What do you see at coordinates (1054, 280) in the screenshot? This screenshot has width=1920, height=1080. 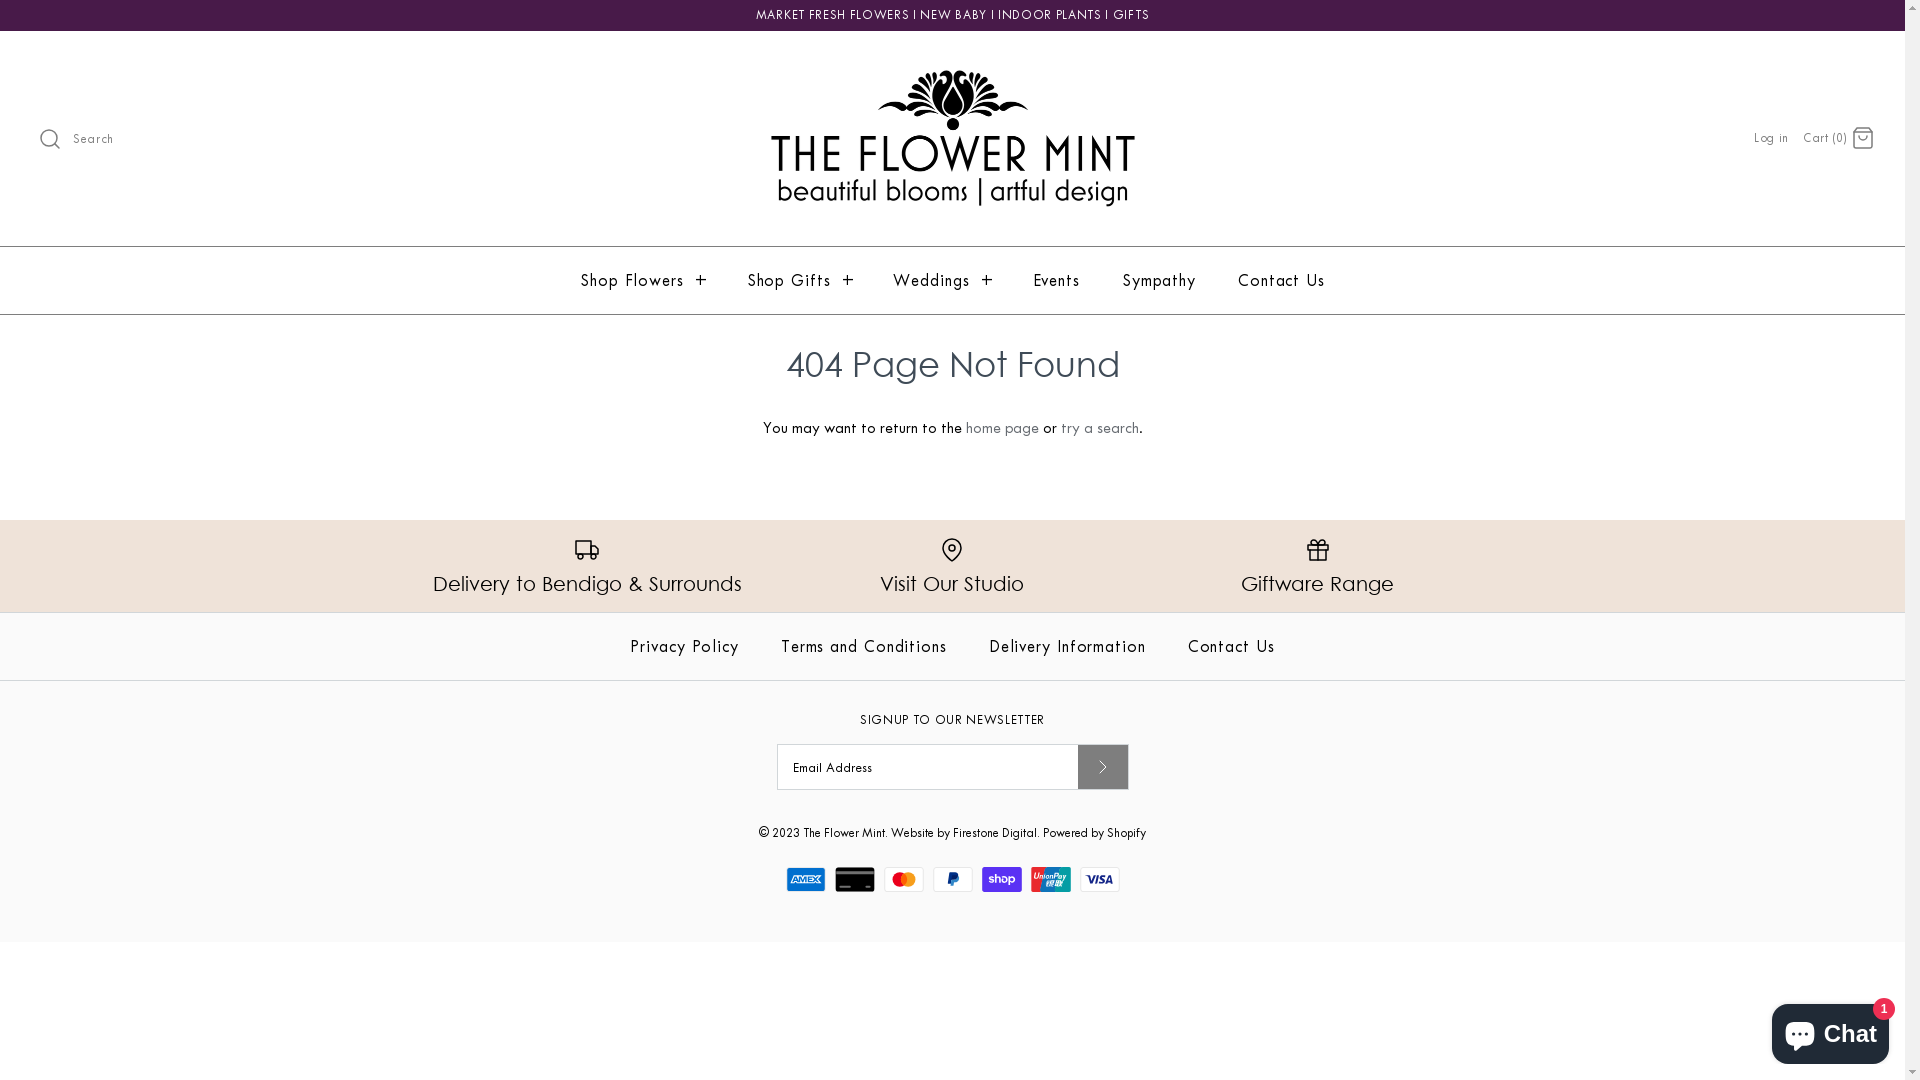 I see `'Events'` at bounding box center [1054, 280].